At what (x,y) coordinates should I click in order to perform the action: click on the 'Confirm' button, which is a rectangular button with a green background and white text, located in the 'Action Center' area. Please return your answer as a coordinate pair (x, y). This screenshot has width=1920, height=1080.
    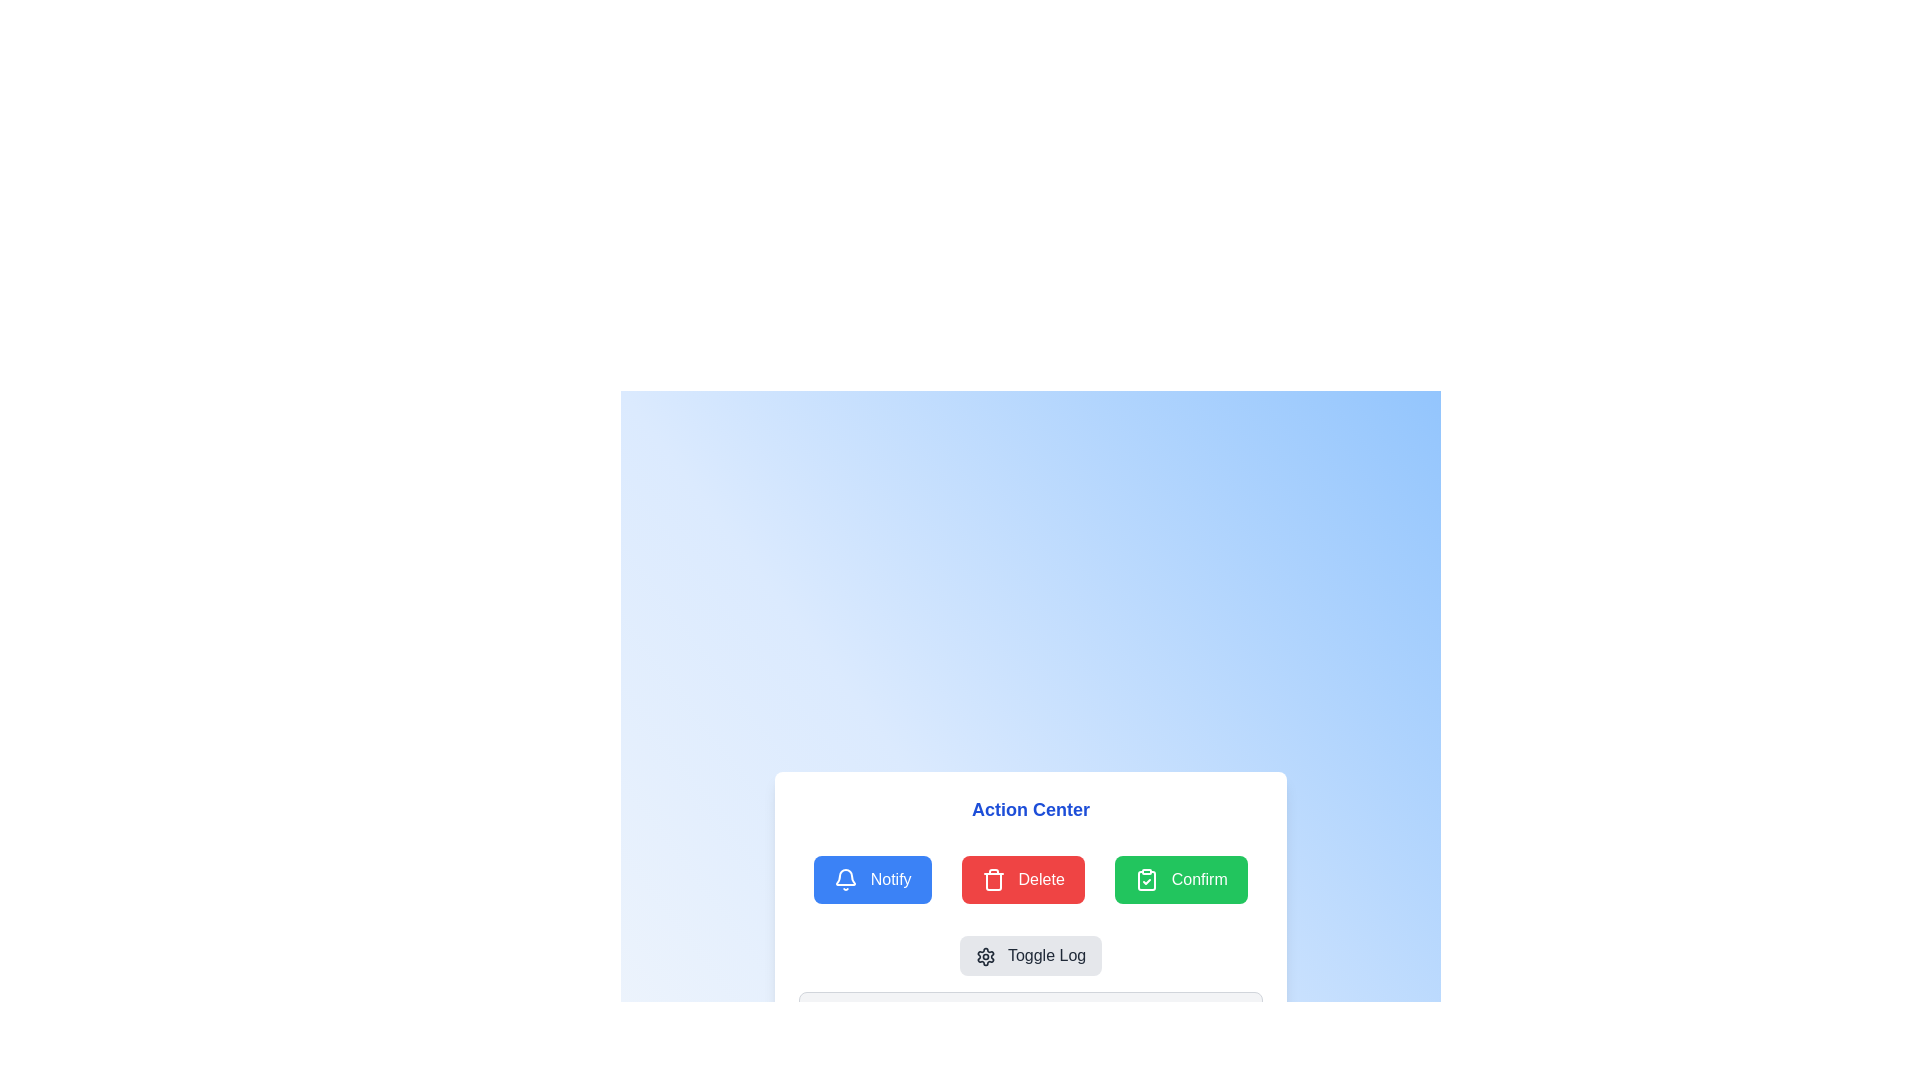
    Looking at the image, I should click on (1181, 878).